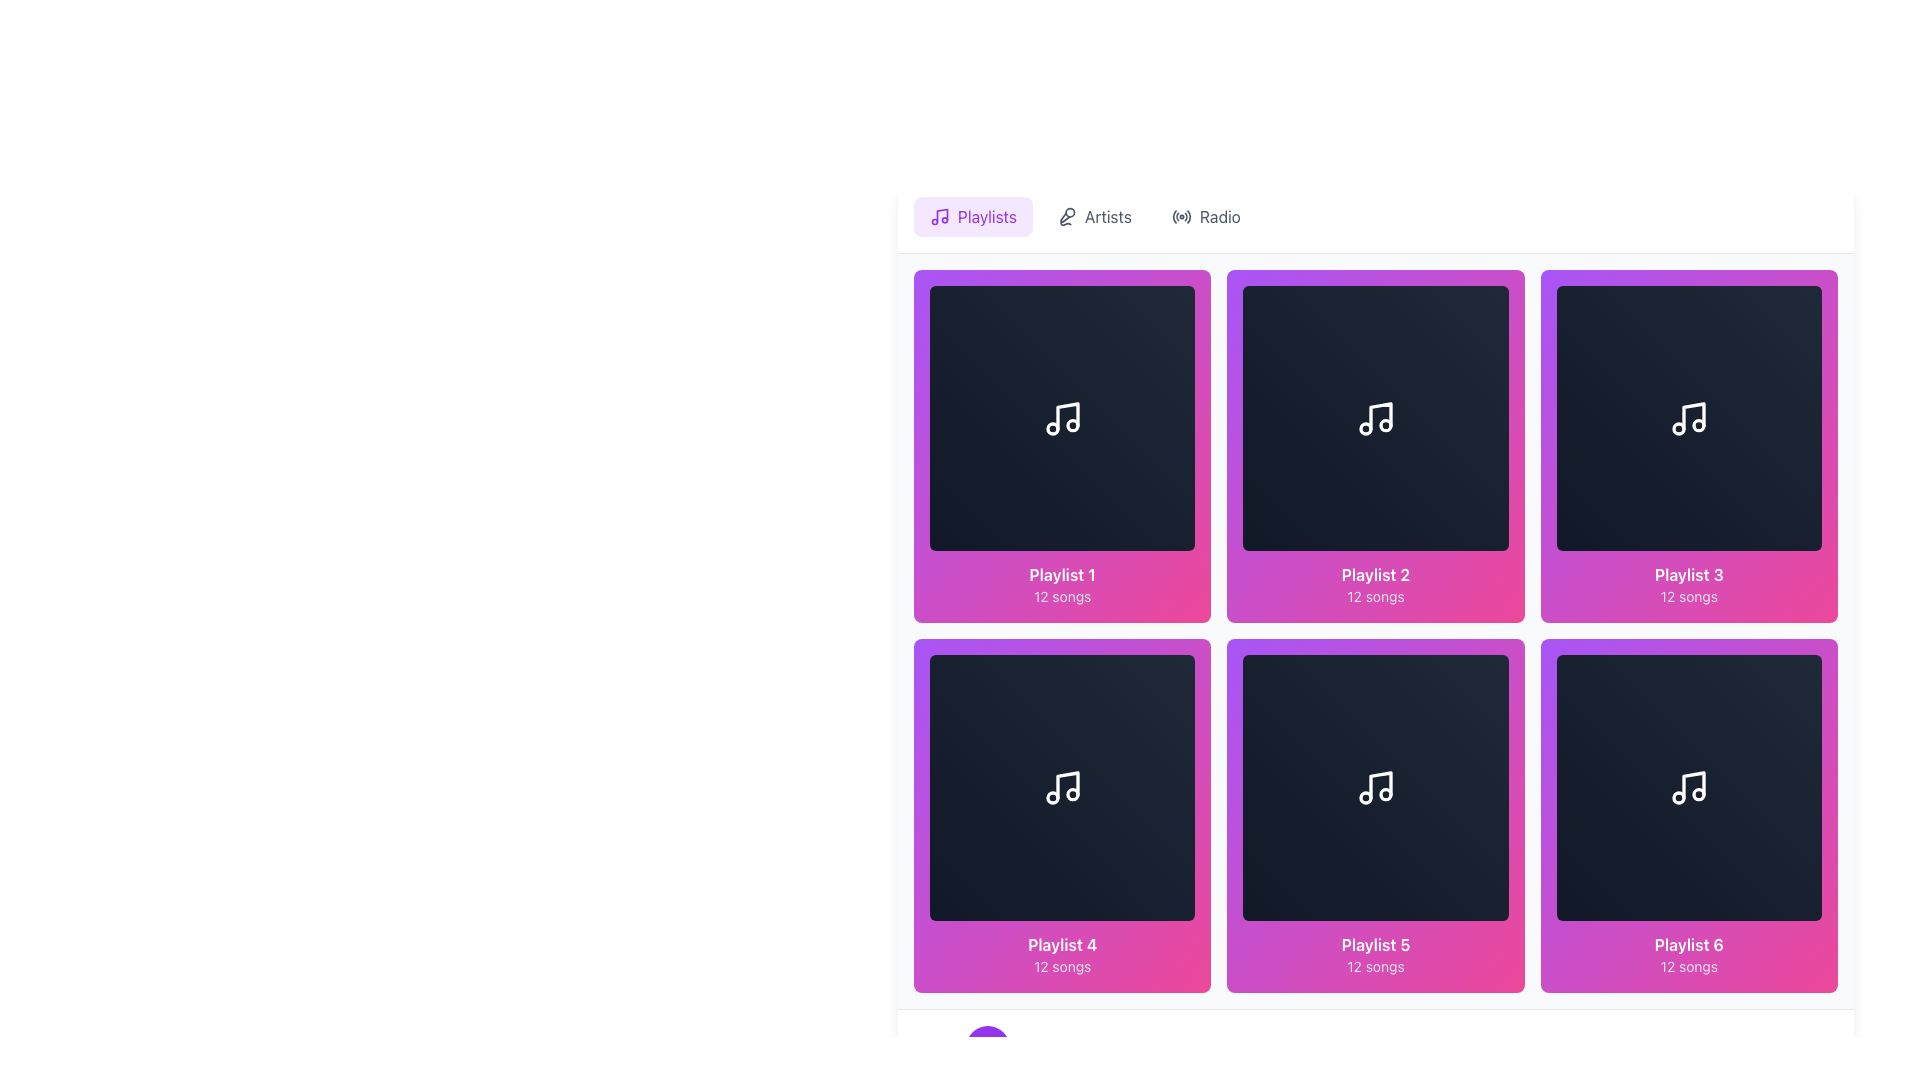  Describe the element at coordinates (1364, 797) in the screenshot. I see `the decorative SVG circle element within the 'Playlist 5' card, which is part of the musical note icon` at that location.